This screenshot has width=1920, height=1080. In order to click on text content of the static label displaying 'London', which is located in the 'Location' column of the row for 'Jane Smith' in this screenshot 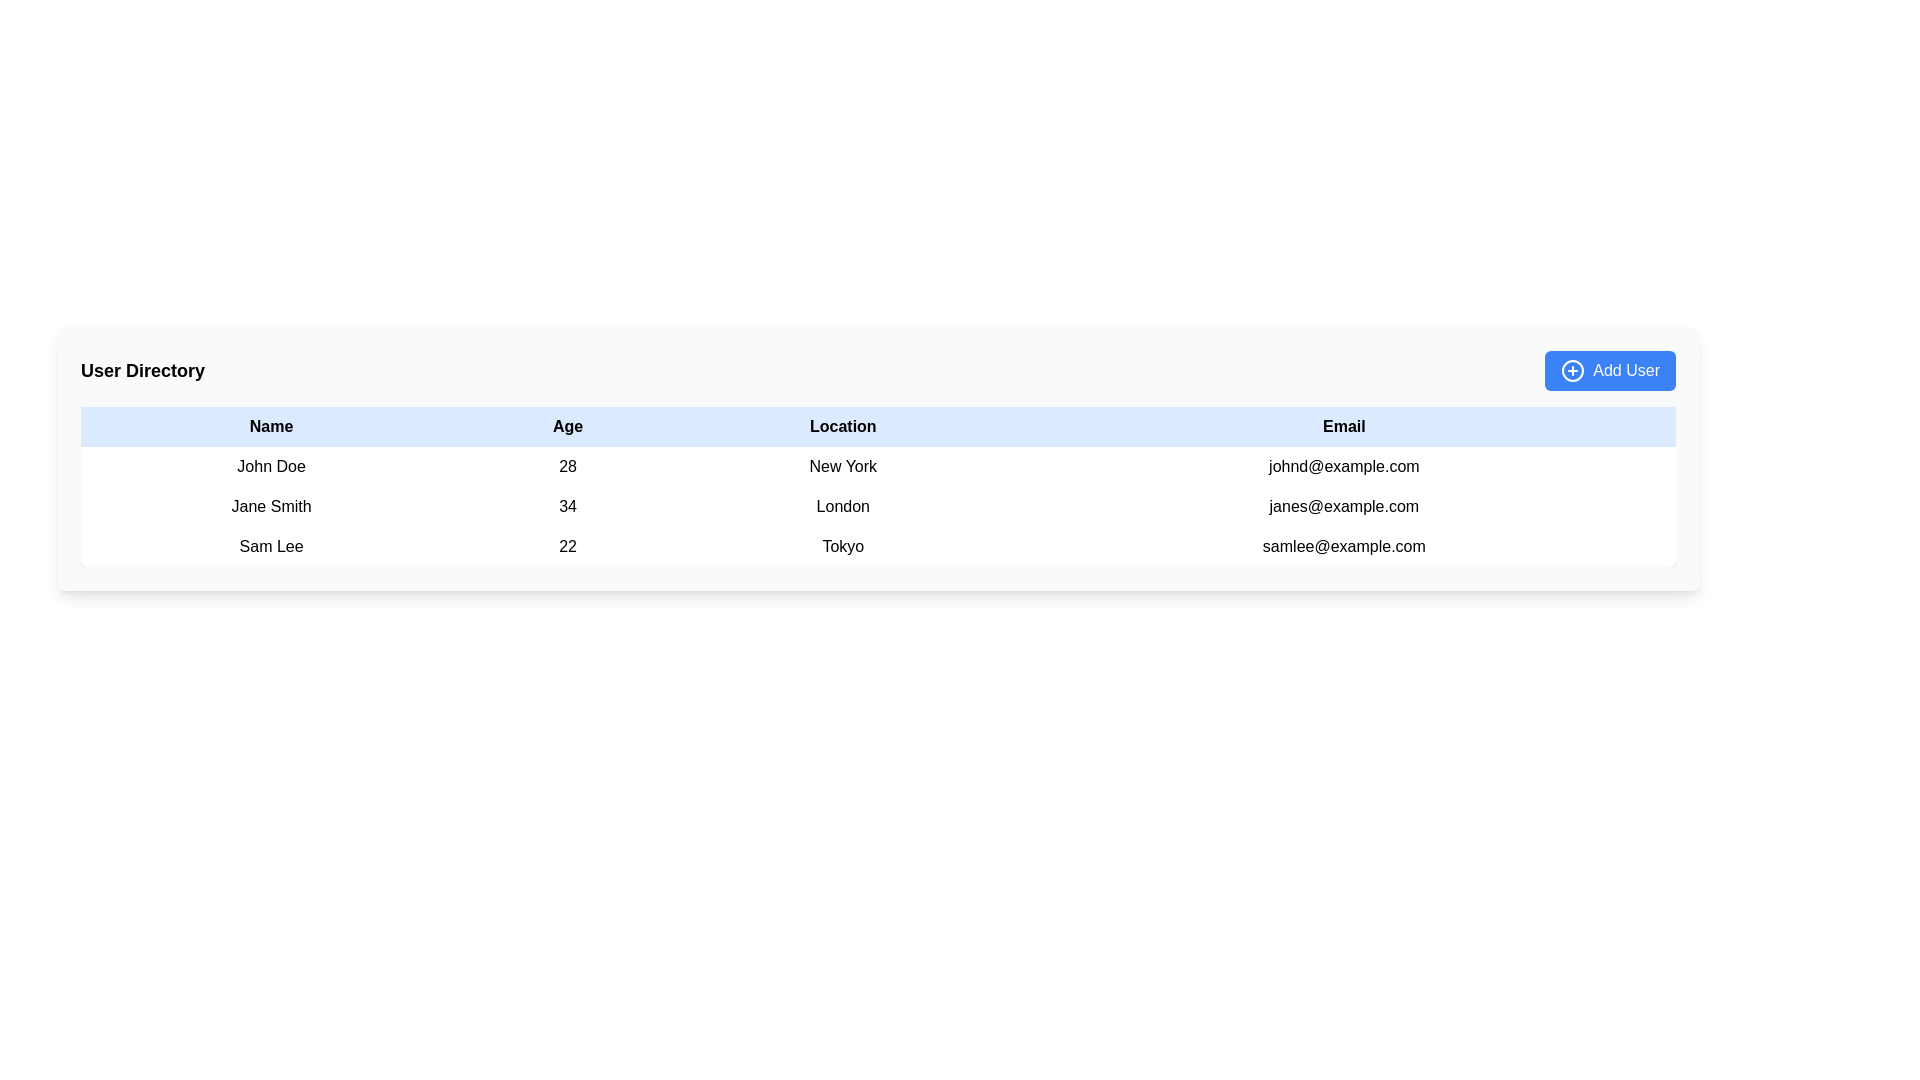, I will do `click(843, 505)`.